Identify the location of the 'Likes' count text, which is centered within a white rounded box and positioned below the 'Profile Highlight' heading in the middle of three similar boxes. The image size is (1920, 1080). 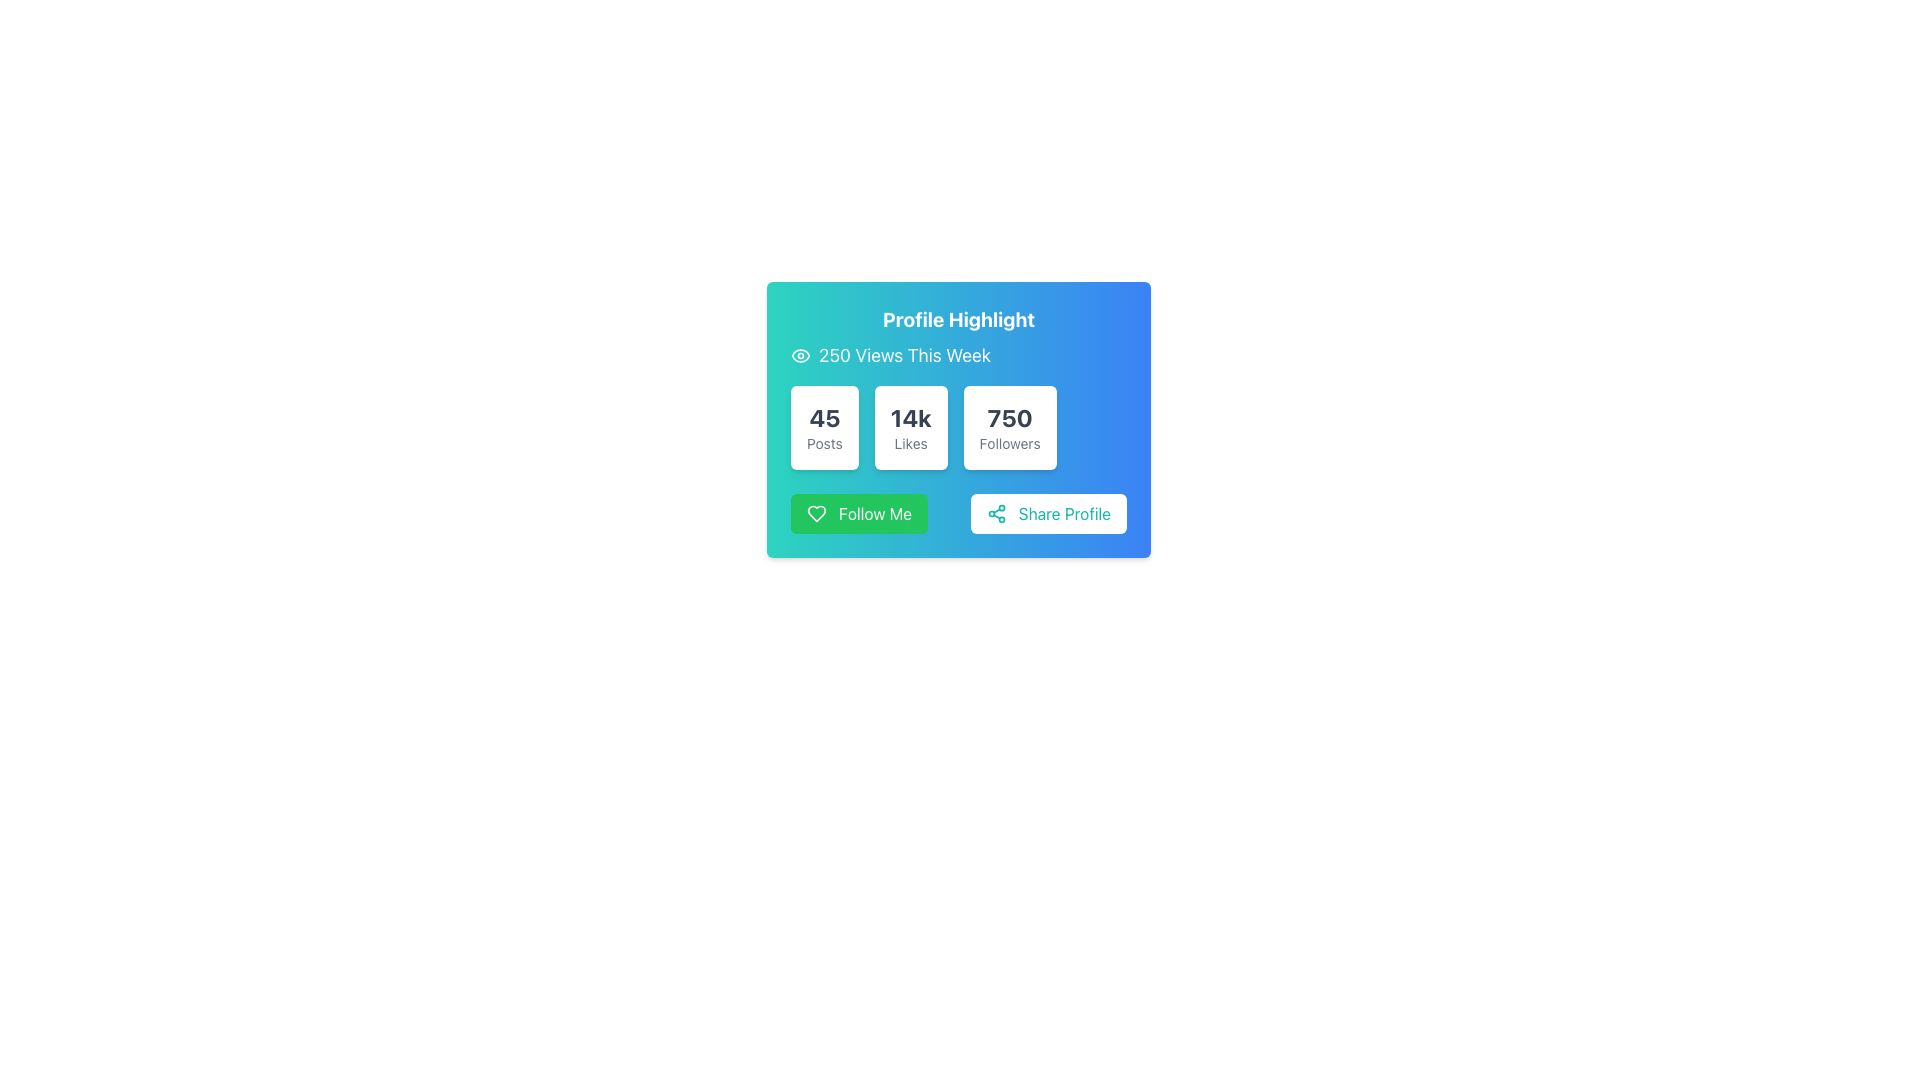
(910, 416).